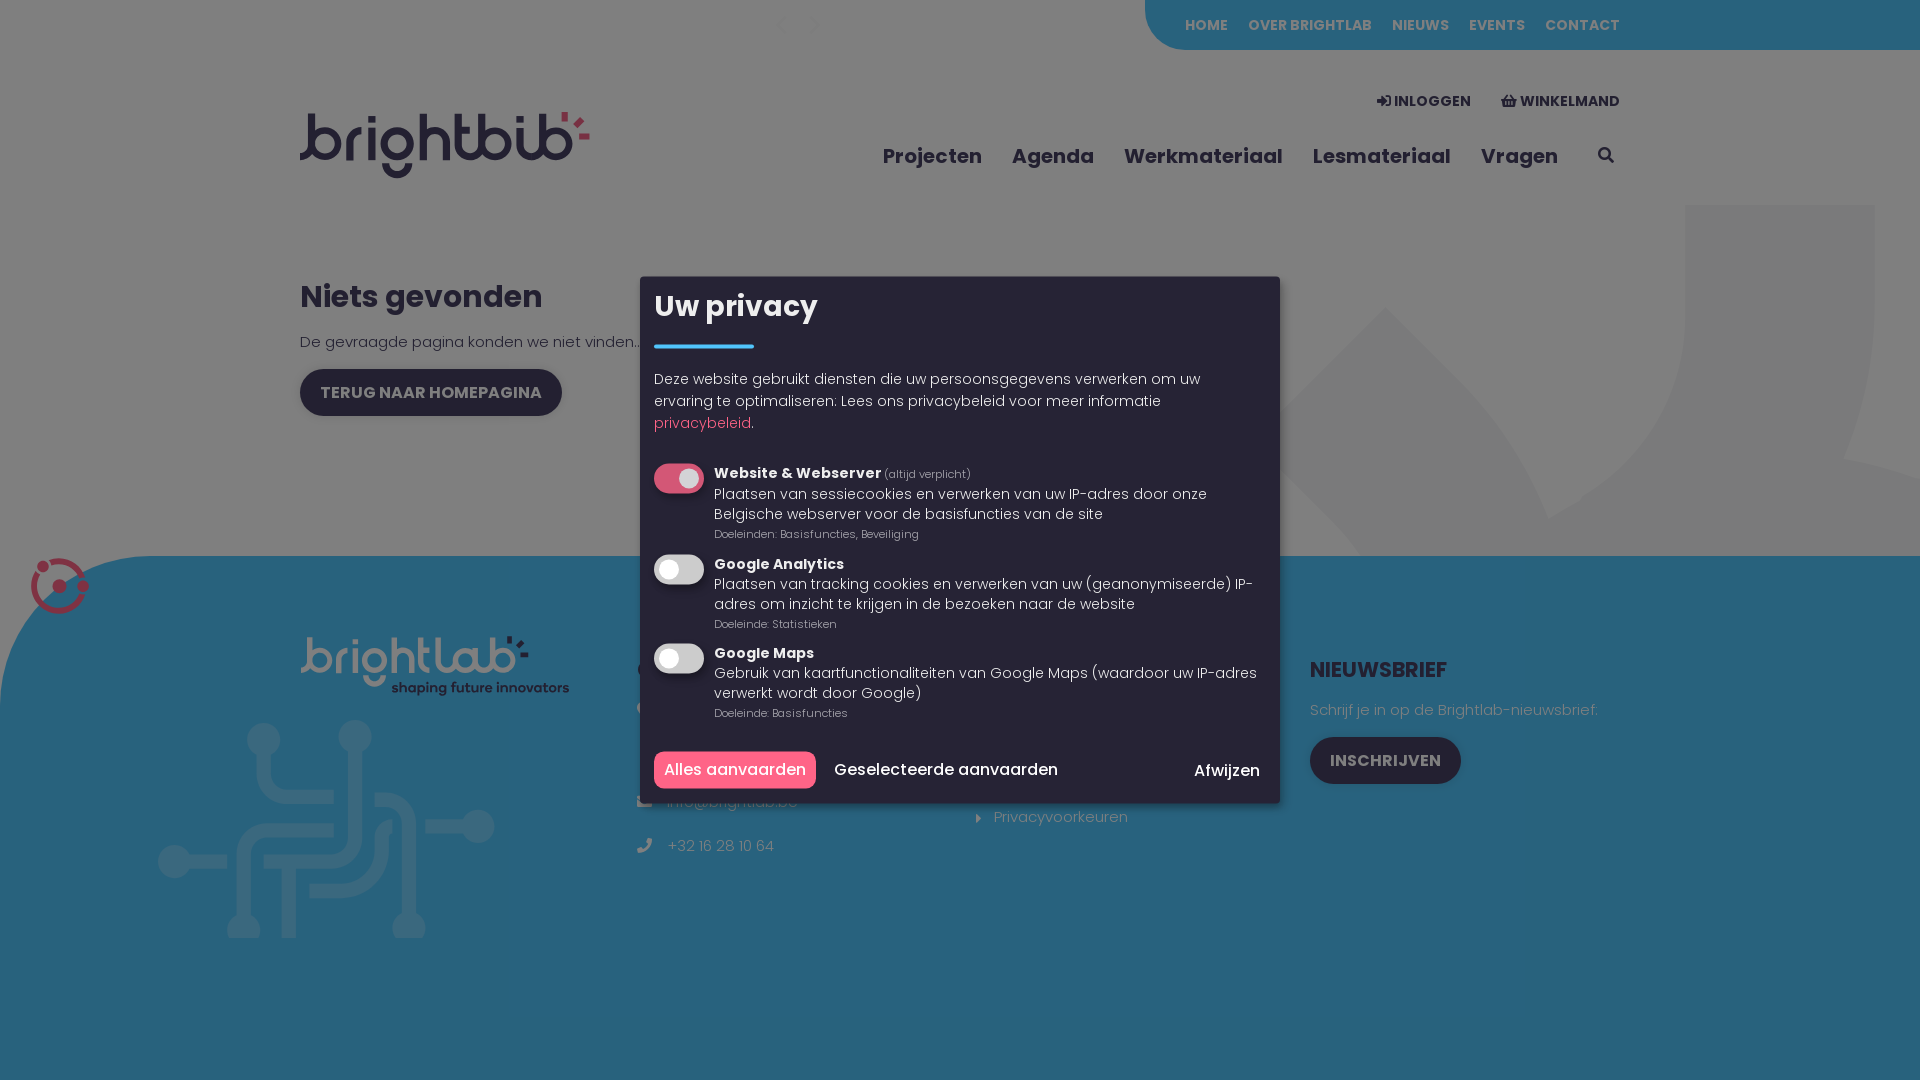 This screenshot has width=1920, height=1080. Describe the element at coordinates (1501, 100) in the screenshot. I see `'WINKELMAND'` at that location.